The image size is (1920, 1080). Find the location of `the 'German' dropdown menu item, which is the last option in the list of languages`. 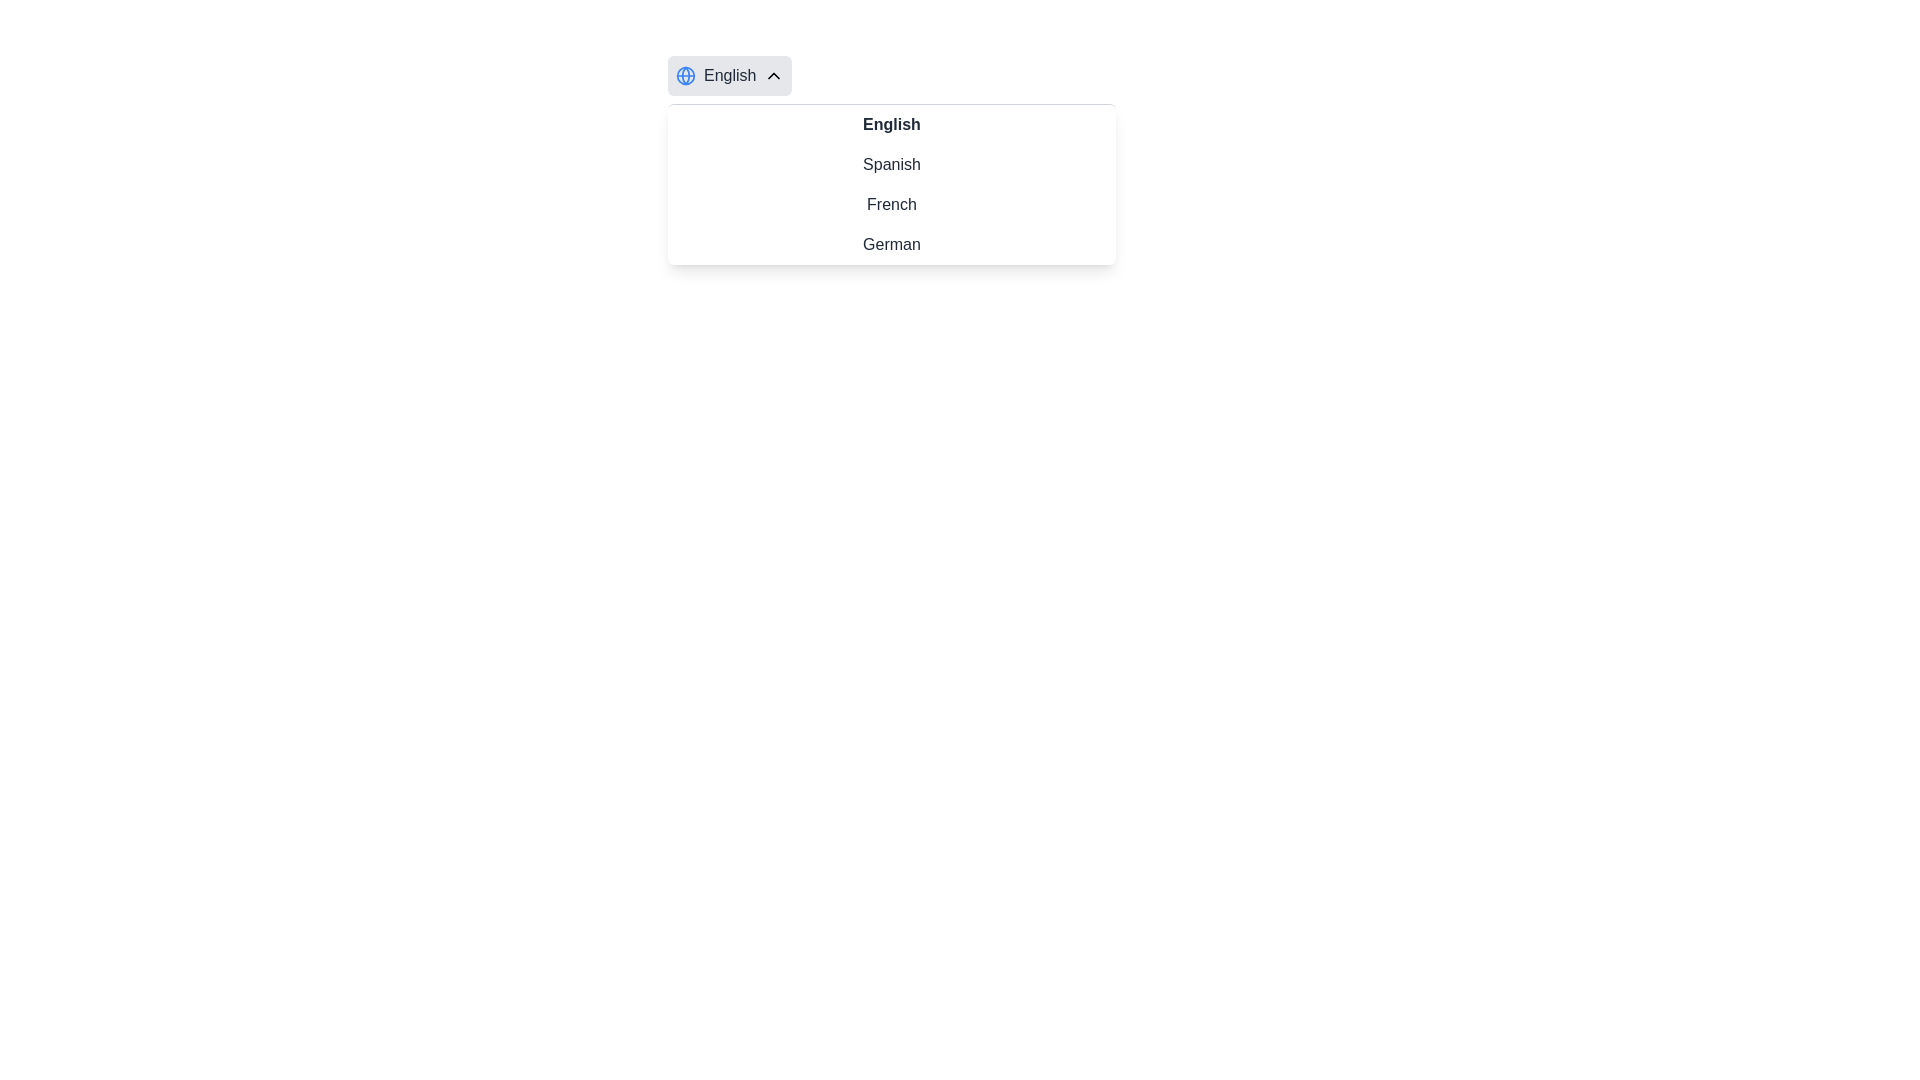

the 'German' dropdown menu item, which is the last option in the list of languages is located at coordinates (891, 244).